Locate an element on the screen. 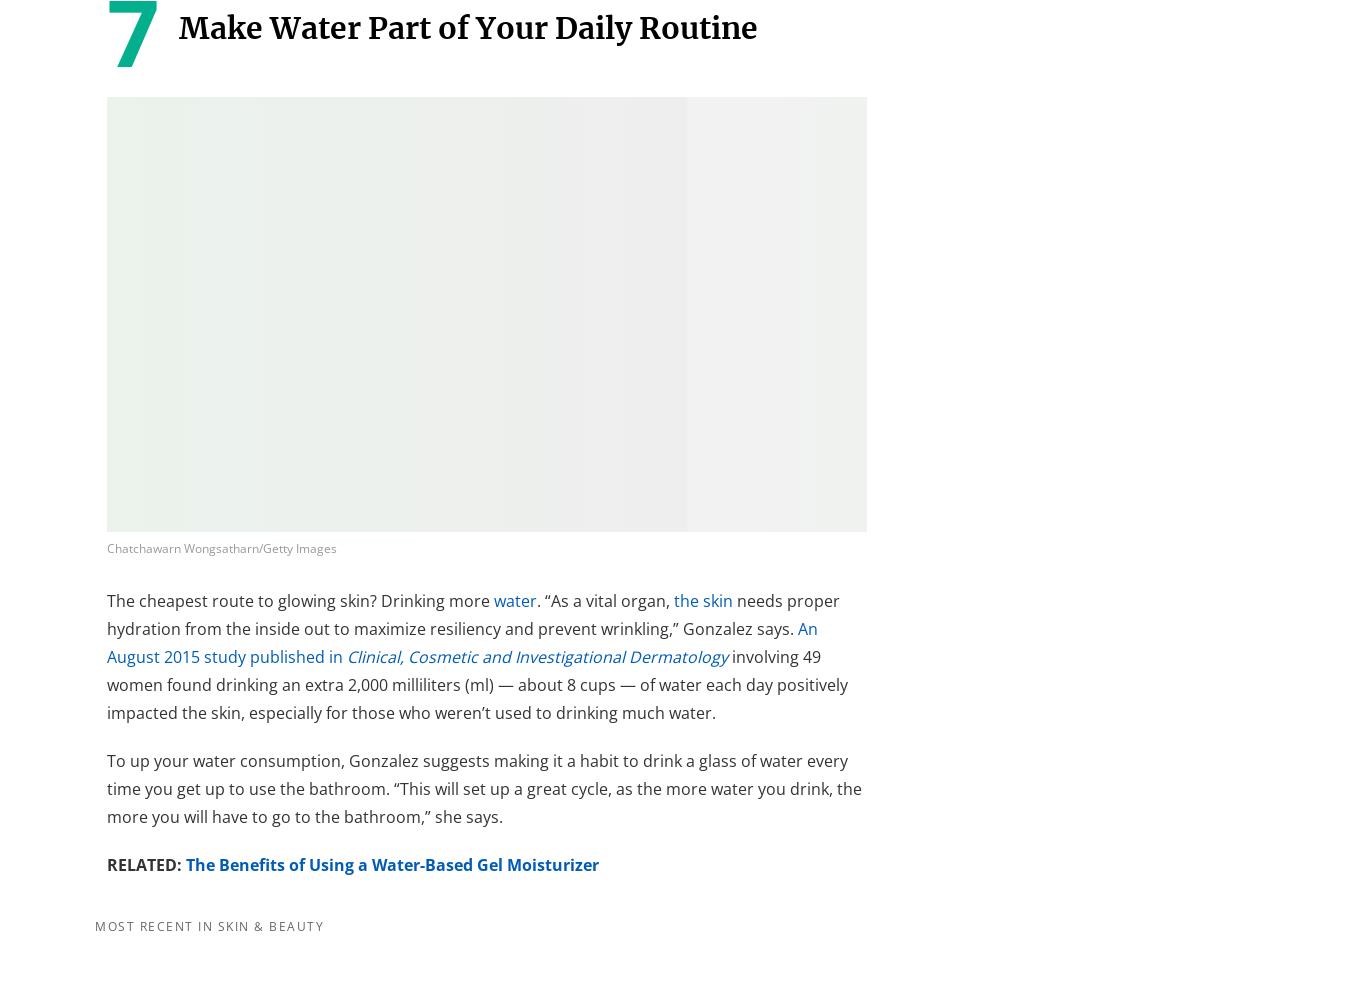  'Chatchawarn Wongsatharn/Getty Images' is located at coordinates (106, 548).